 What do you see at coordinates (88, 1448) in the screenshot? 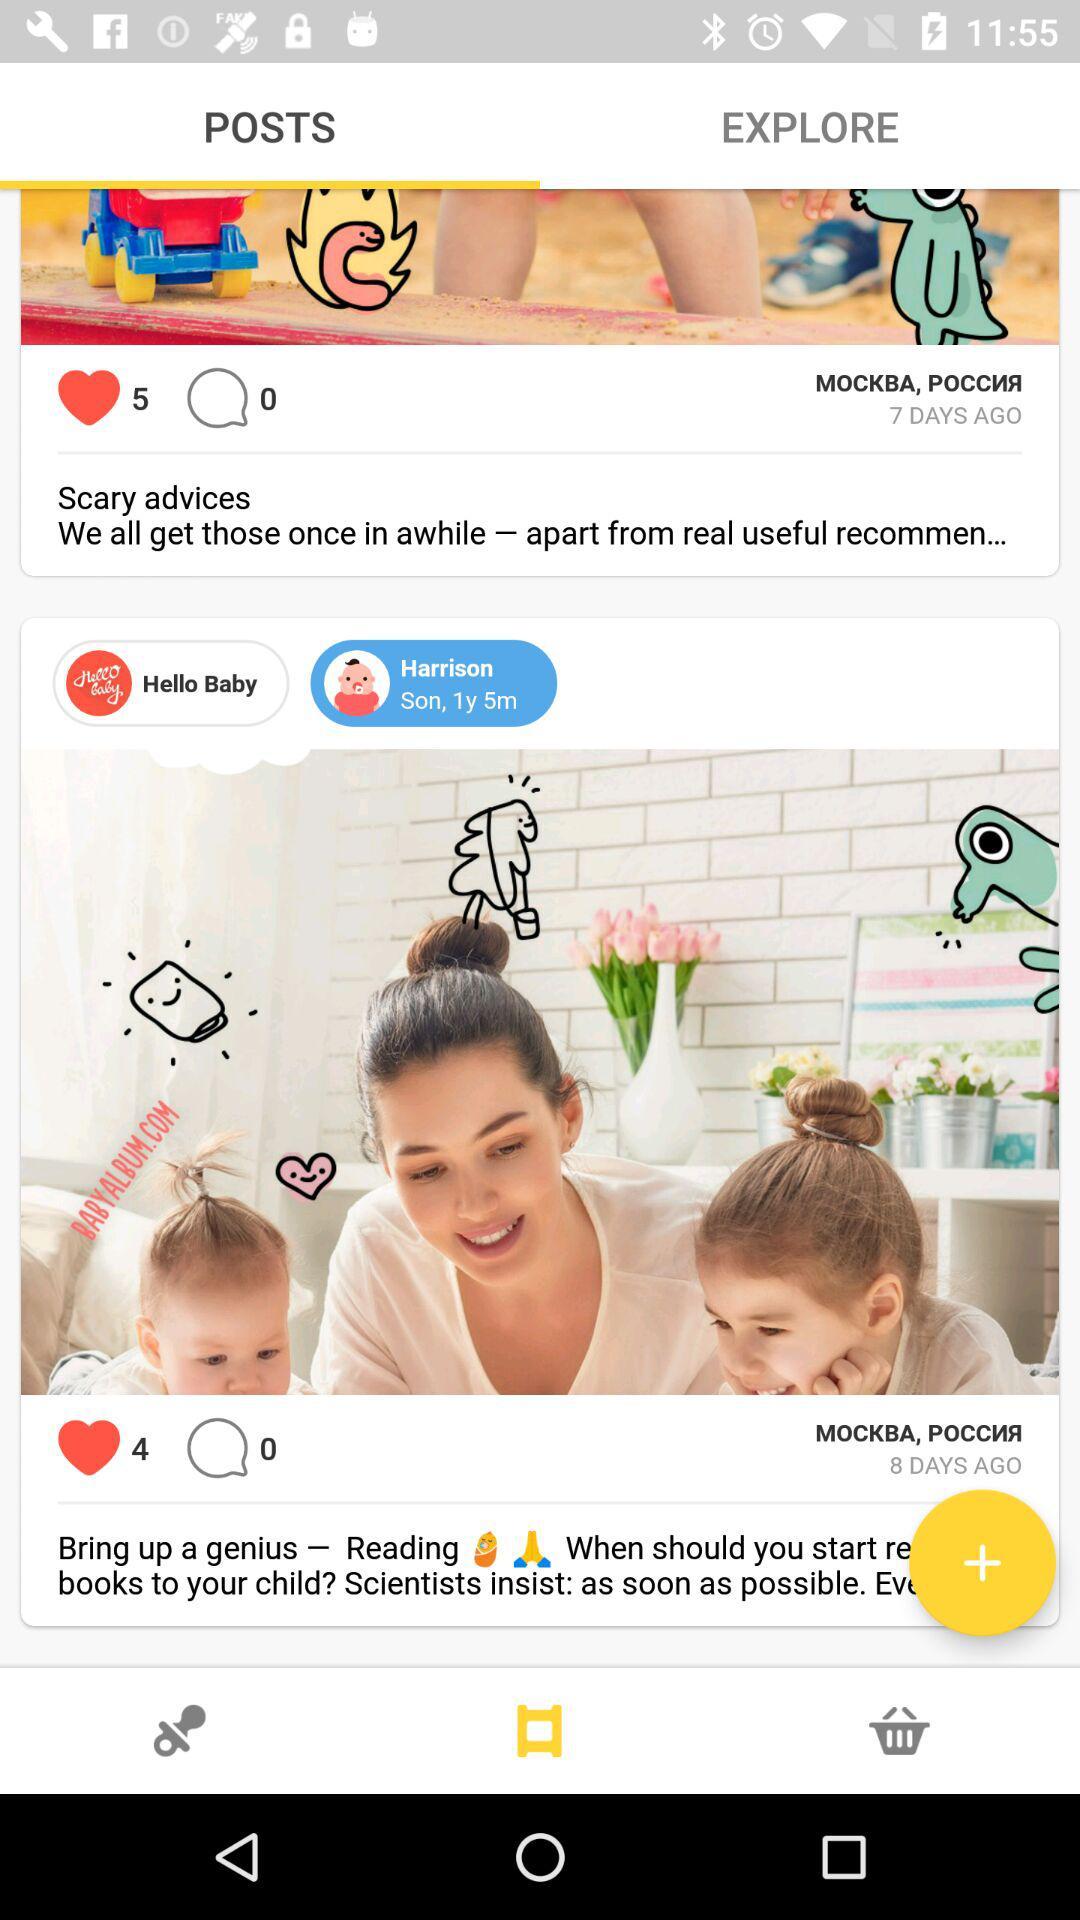
I see `favorite` at bounding box center [88, 1448].